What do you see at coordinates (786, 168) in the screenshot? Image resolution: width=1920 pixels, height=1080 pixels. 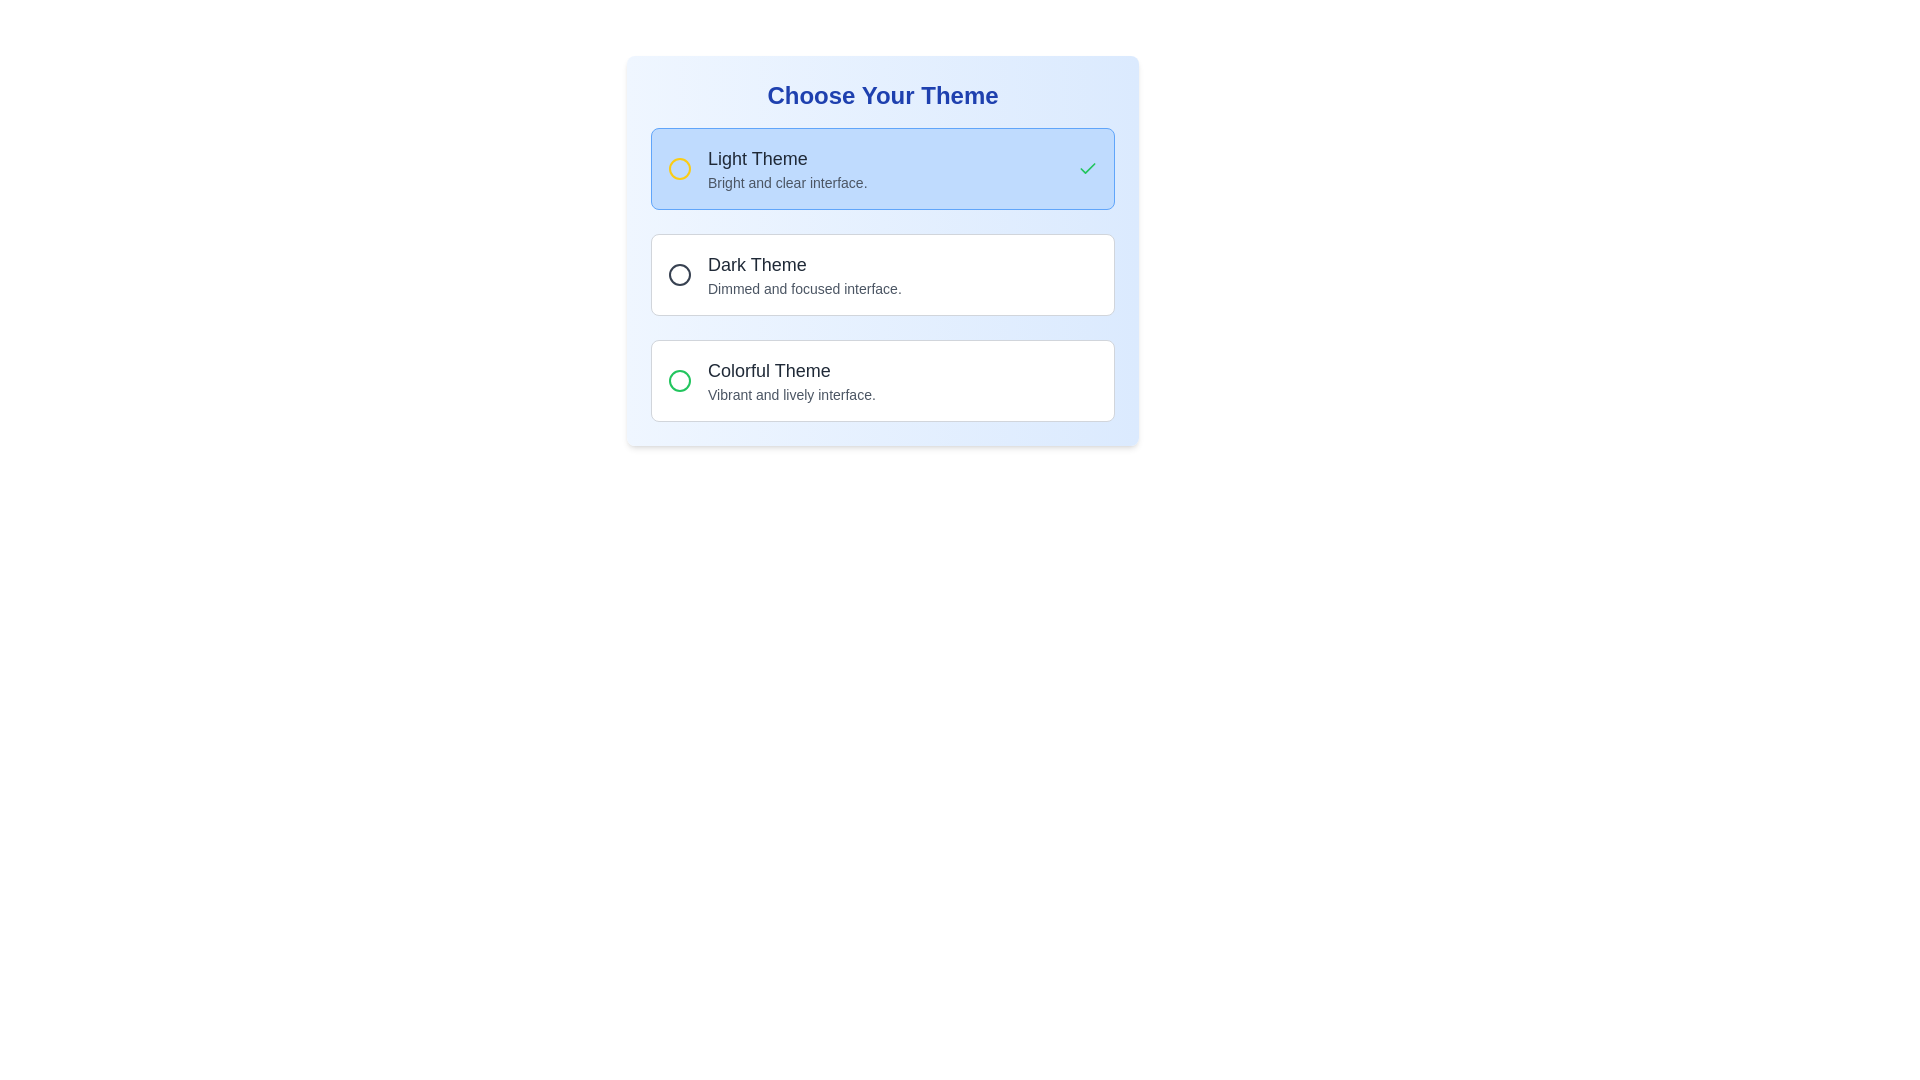 I see `the first option in the theme selection interface that presents the 'Light Theme' name and description` at bounding box center [786, 168].